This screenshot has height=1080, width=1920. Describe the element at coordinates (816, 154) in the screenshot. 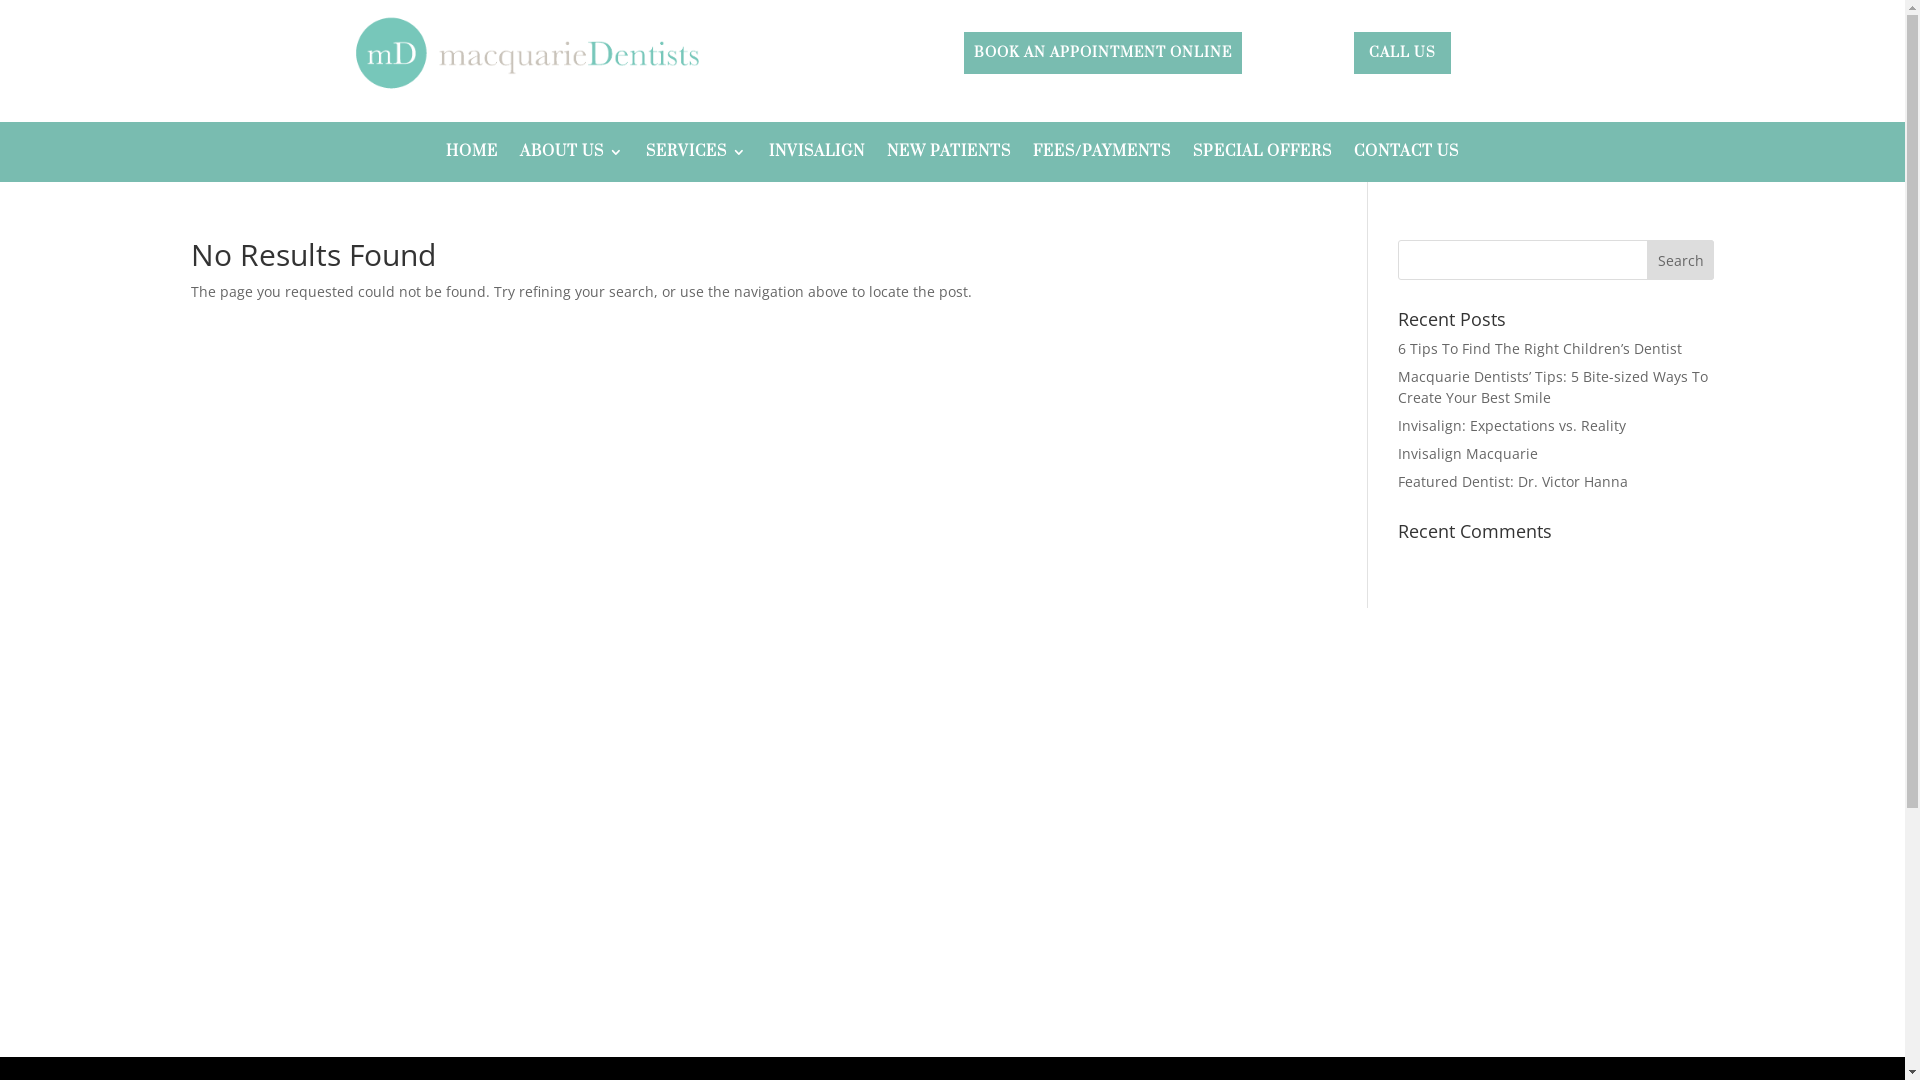

I see `'INVISALIGN'` at that location.